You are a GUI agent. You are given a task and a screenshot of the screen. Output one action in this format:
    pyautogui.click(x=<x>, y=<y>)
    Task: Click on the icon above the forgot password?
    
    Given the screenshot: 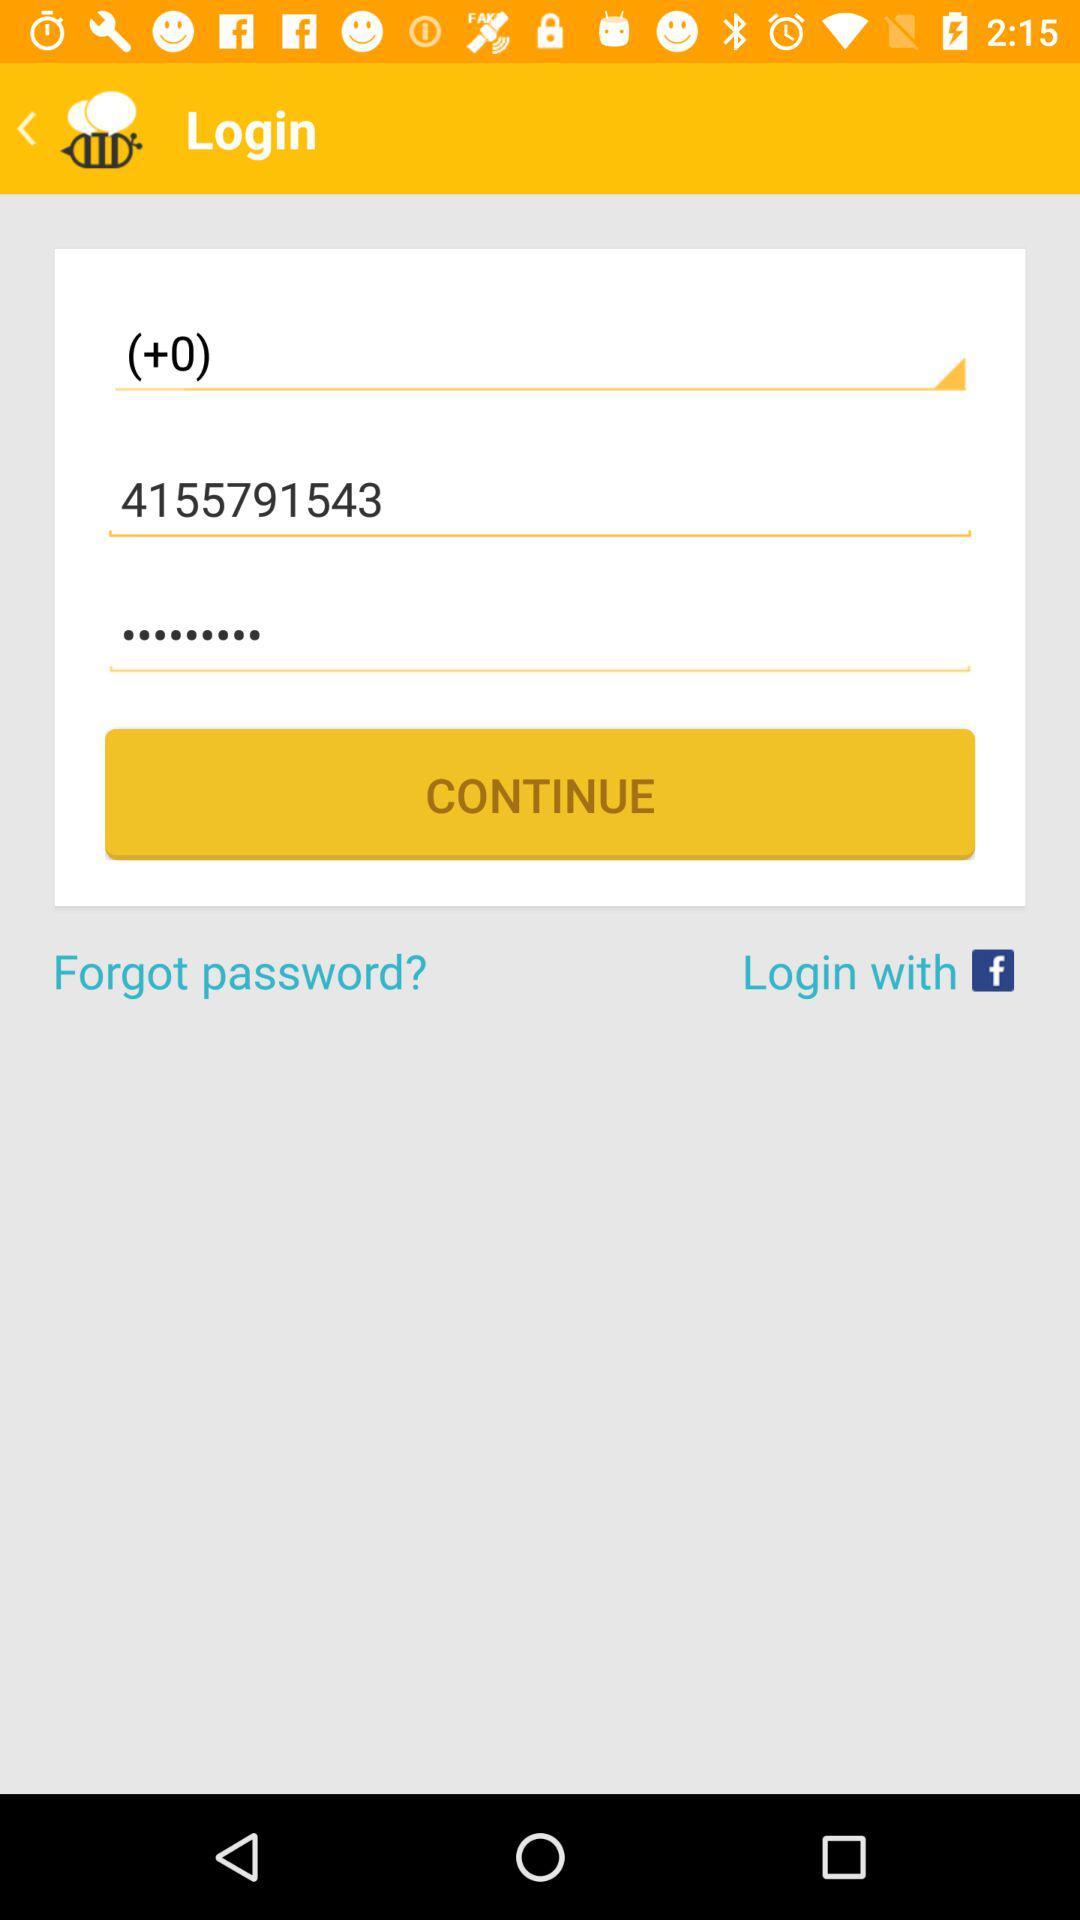 What is the action you would take?
    pyautogui.click(x=540, y=793)
    